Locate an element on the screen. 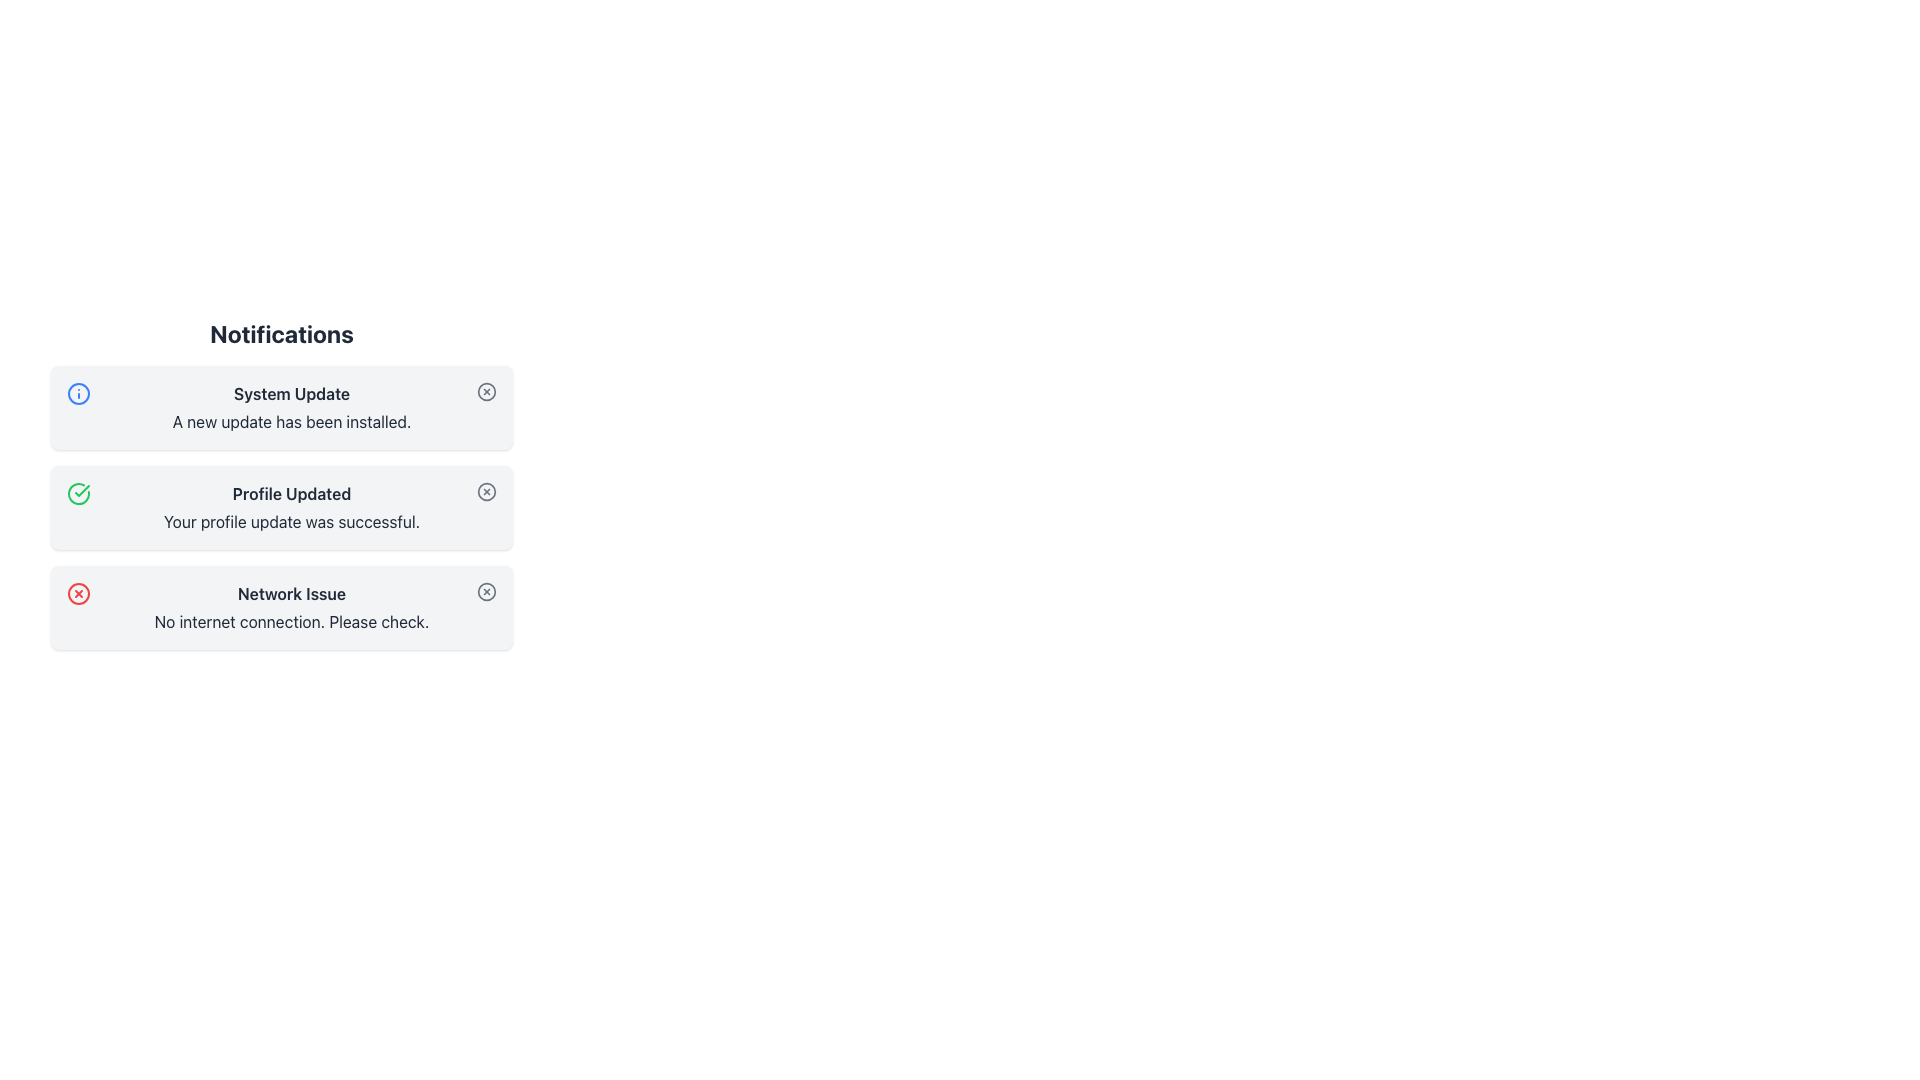 This screenshot has height=1080, width=1920. text label that informs the user about network connectivity problems, located in the third notification card under the 'Network Issue' title is located at coordinates (291, 620).